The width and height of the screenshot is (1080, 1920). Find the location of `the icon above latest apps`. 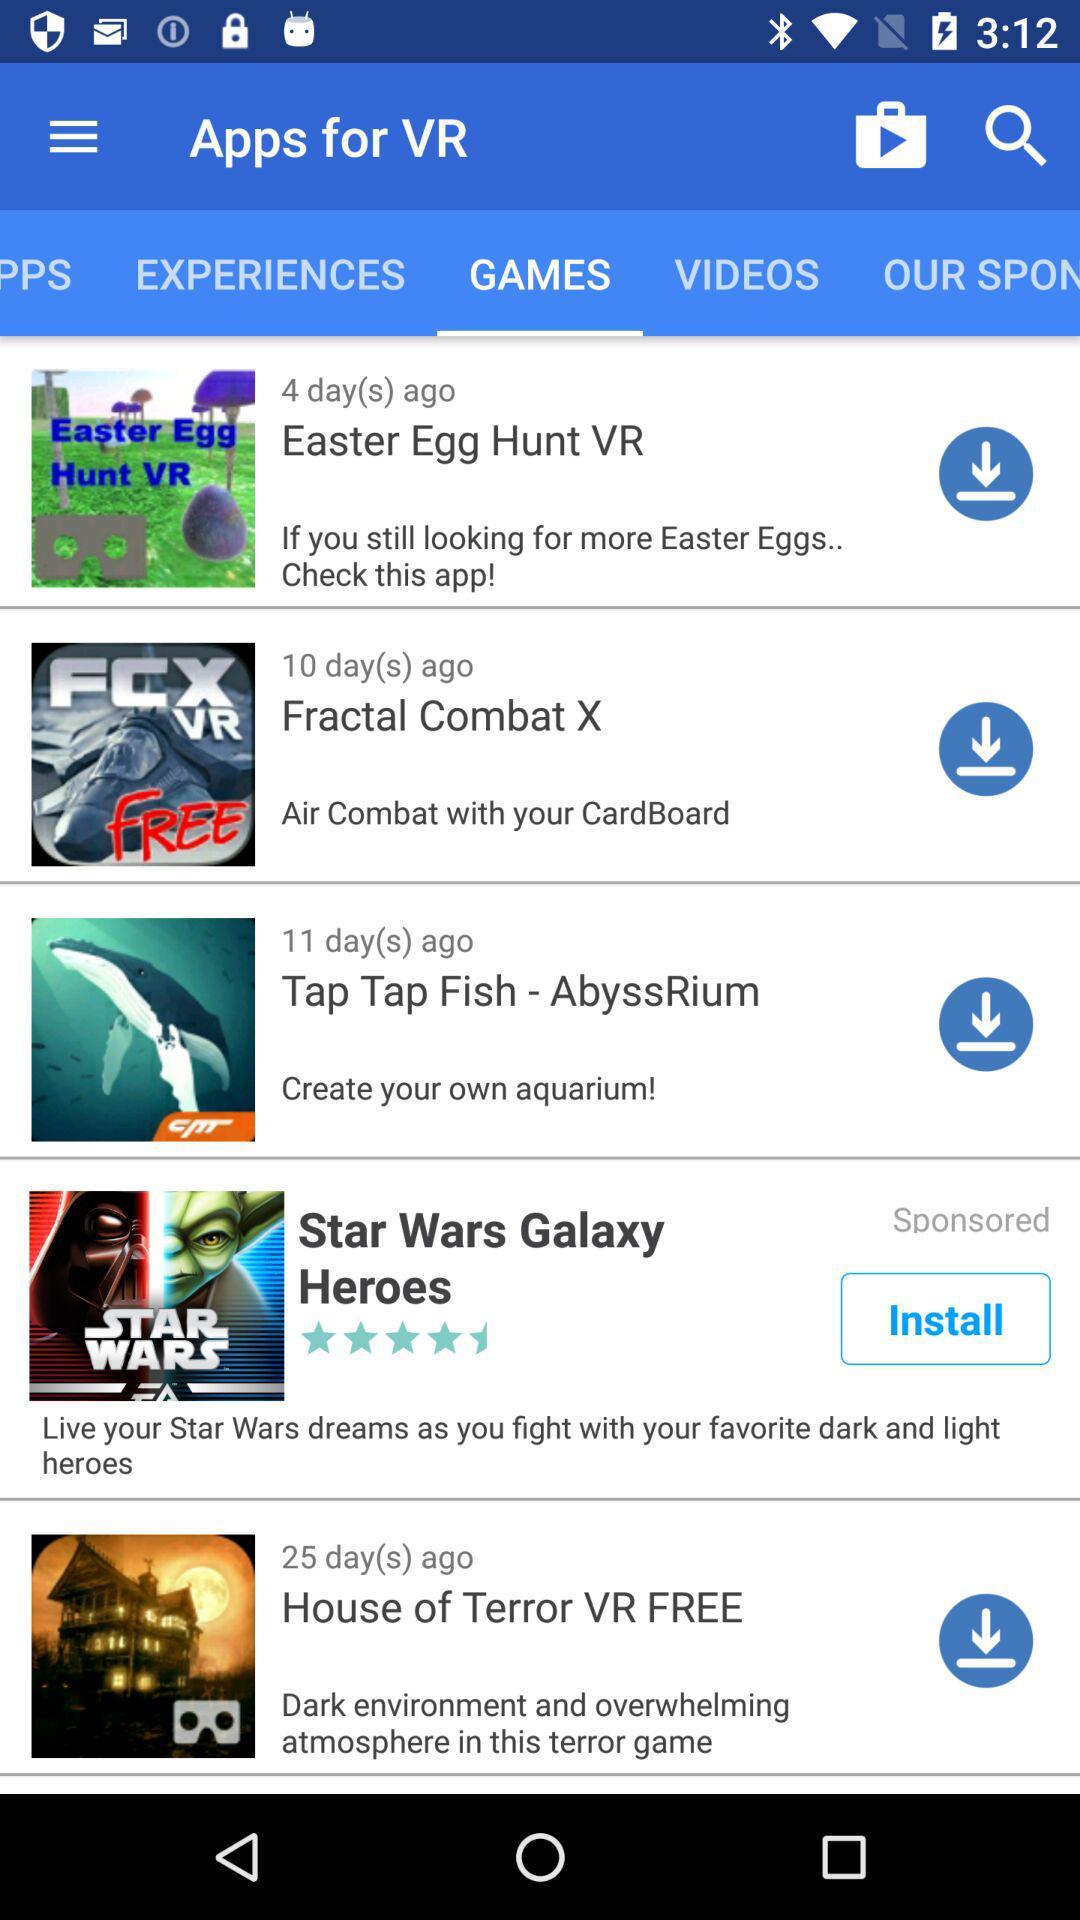

the icon above latest apps is located at coordinates (72, 135).